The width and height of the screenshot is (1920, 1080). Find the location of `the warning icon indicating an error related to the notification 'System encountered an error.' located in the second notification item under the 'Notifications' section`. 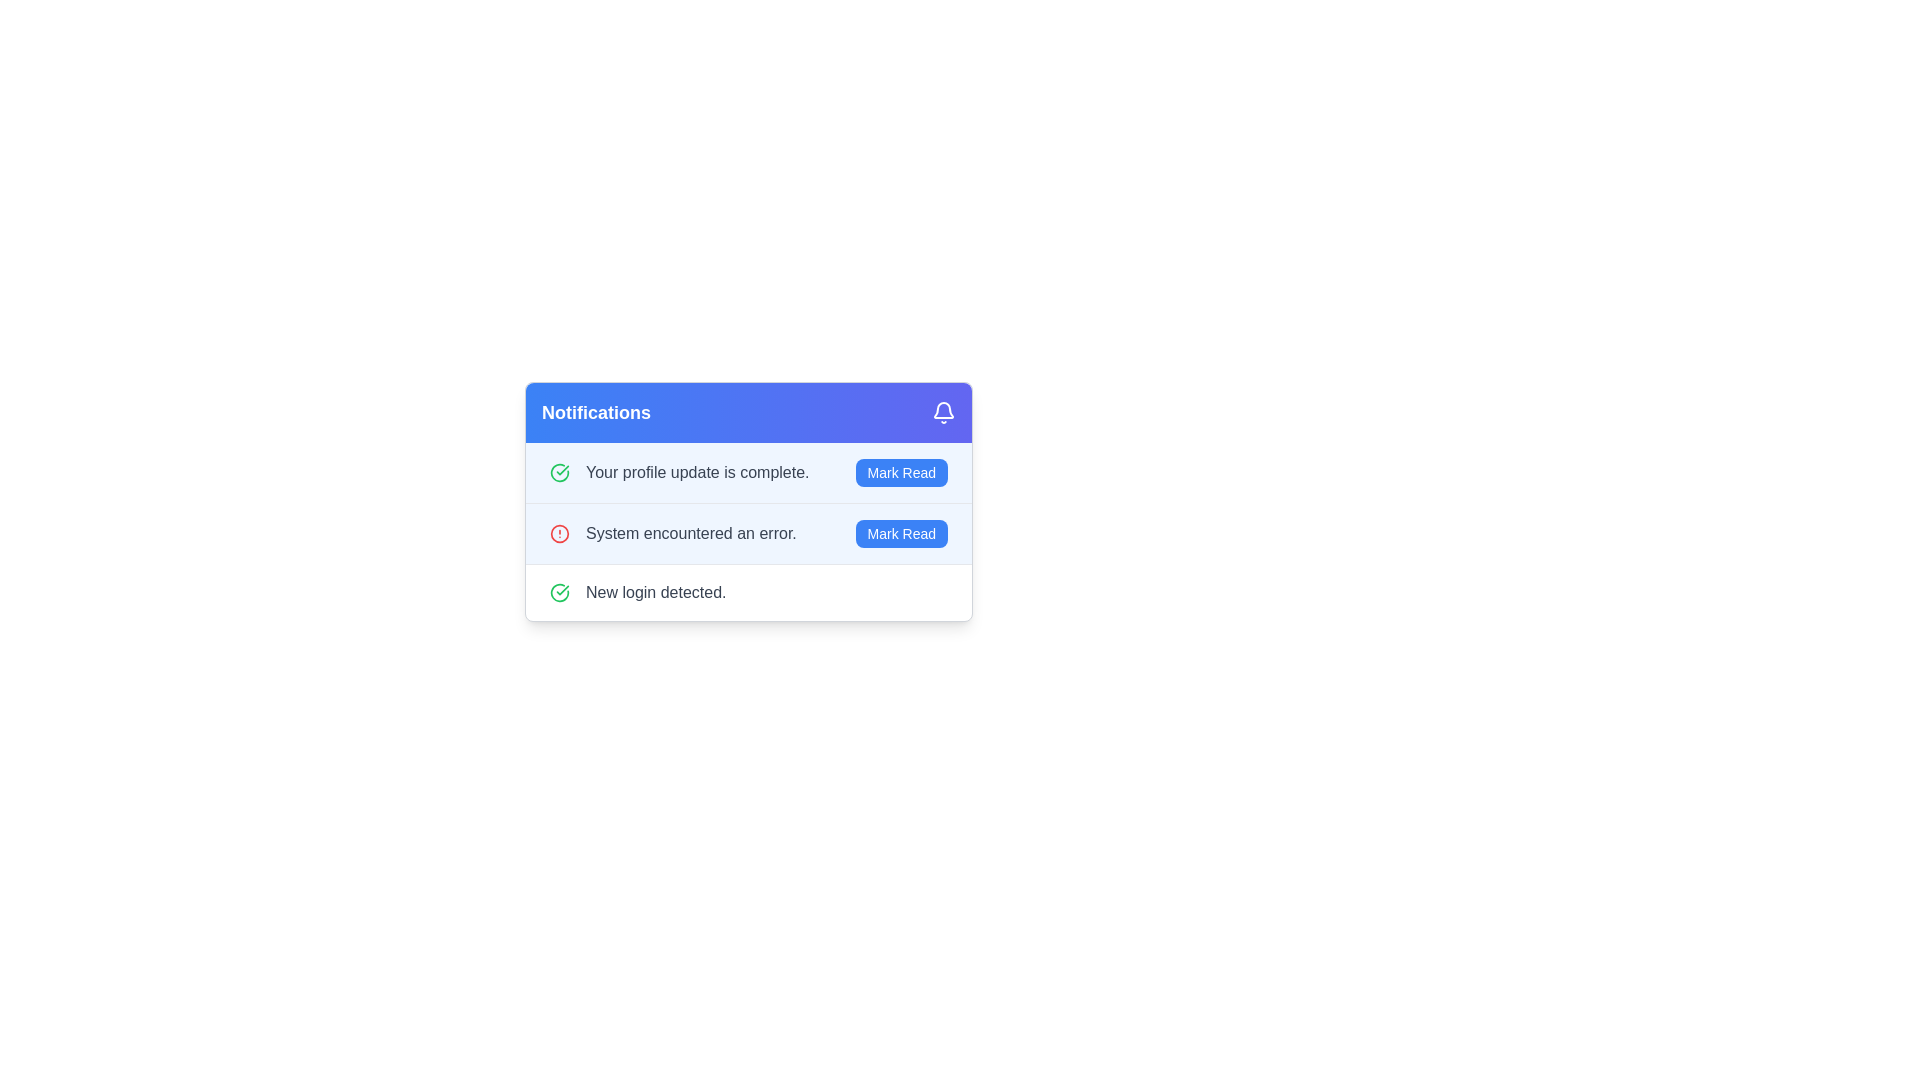

the warning icon indicating an error related to the notification 'System encountered an error.' located in the second notification item under the 'Notifications' section is located at coordinates (560, 532).